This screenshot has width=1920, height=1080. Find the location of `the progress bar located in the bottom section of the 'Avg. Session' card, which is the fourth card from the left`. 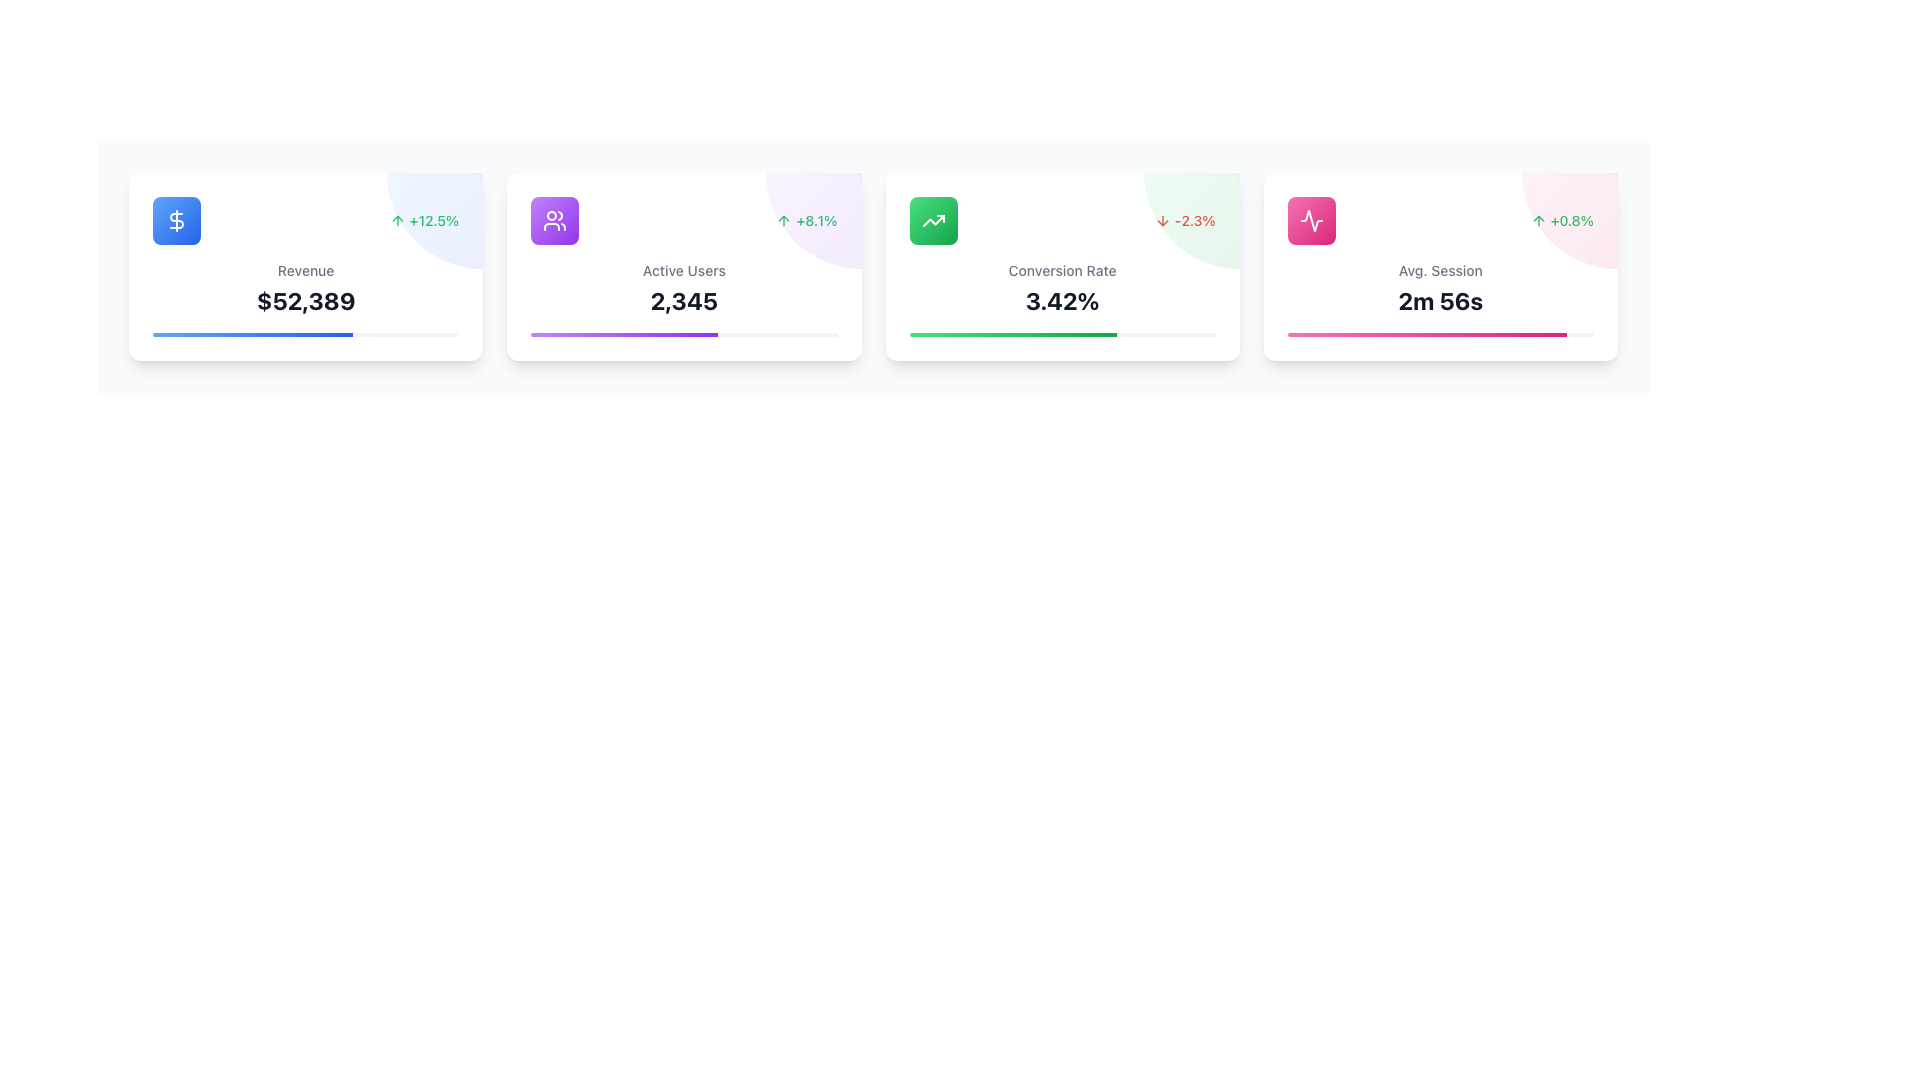

the progress bar located in the bottom section of the 'Avg. Session' card, which is the fourth card from the left is located at coordinates (1440, 334).